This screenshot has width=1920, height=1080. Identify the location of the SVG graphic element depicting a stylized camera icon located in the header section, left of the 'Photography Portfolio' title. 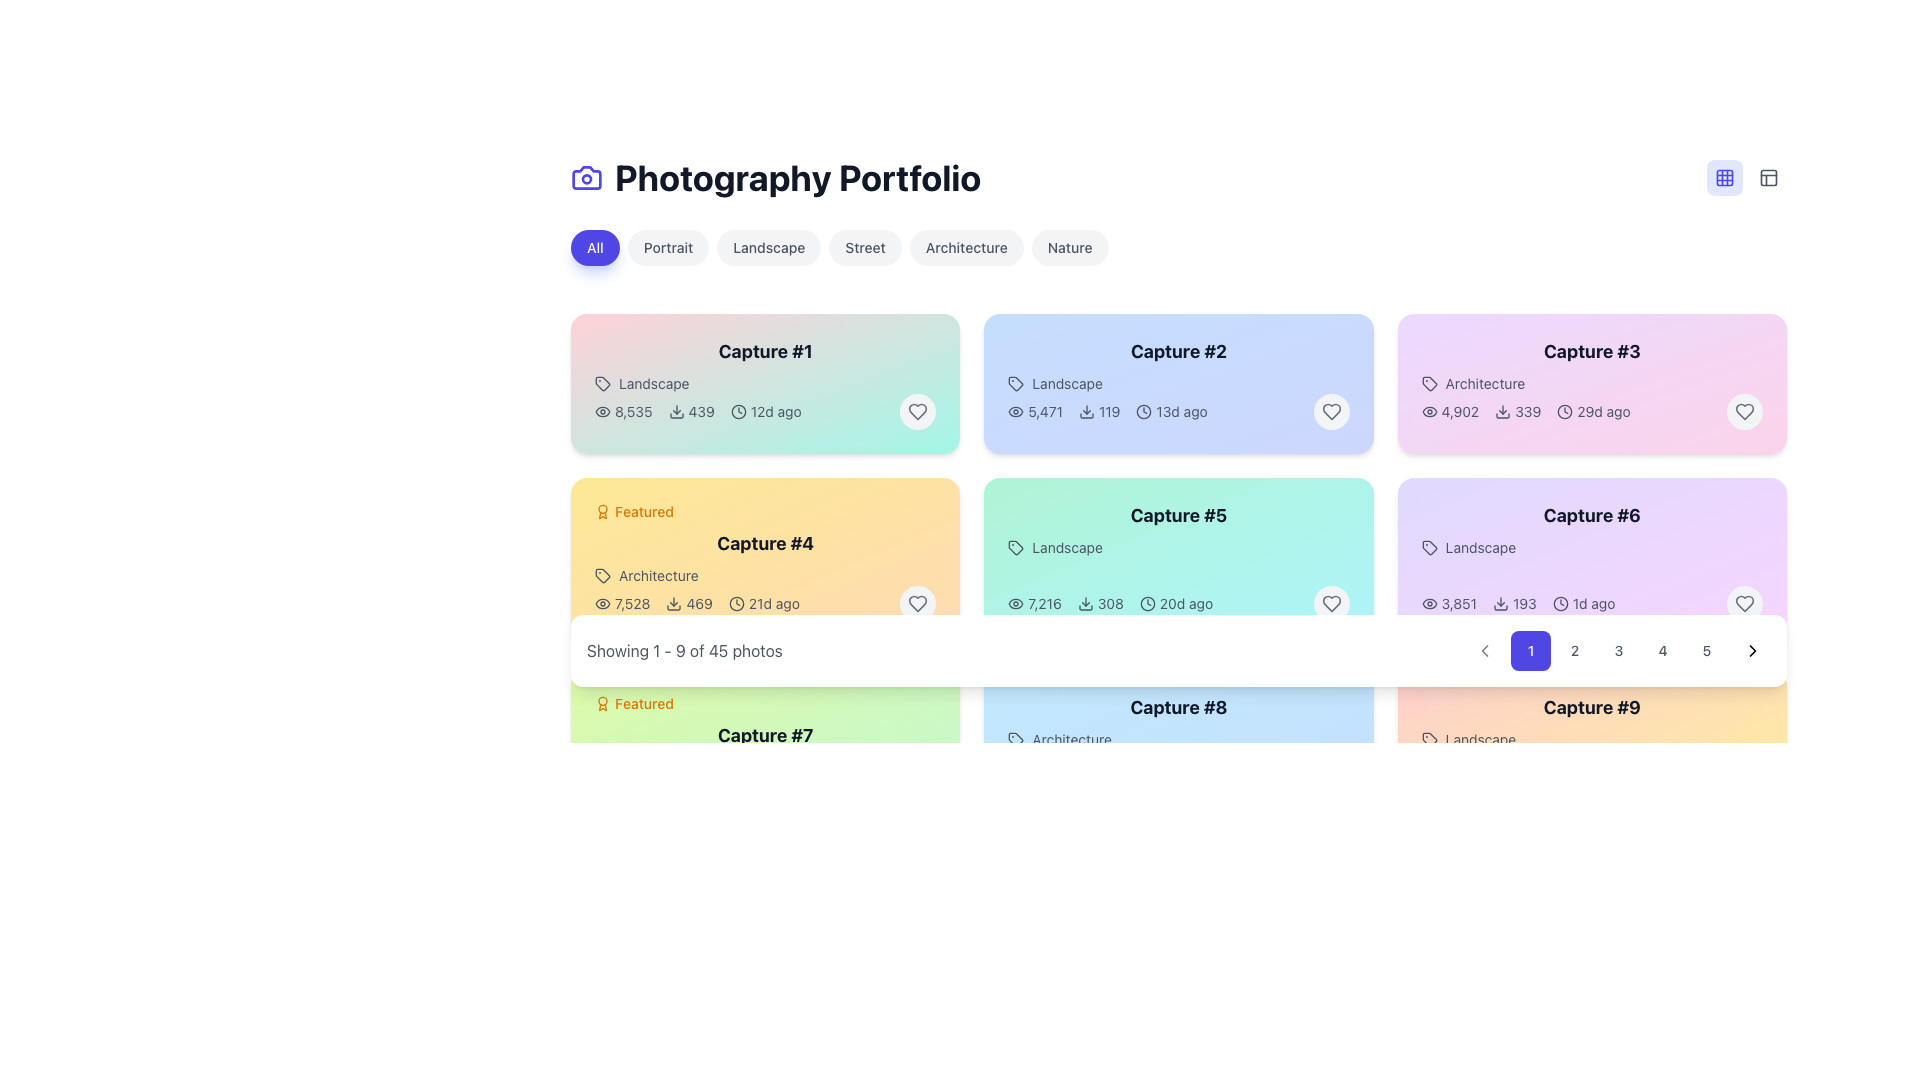
(585, 176).